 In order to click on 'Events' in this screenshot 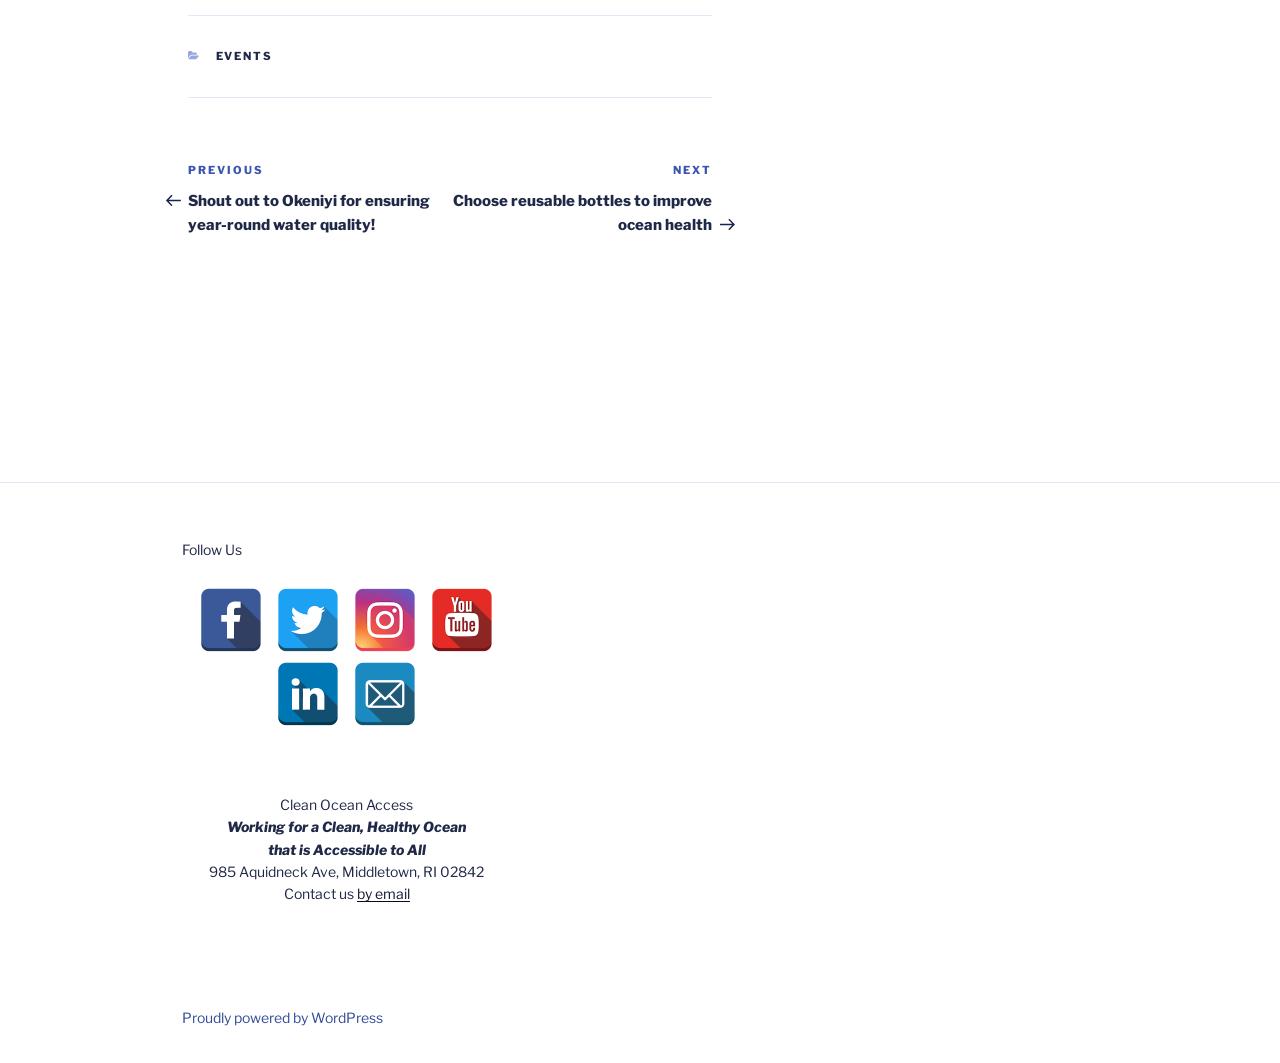, I will do `click(242, 56)`.